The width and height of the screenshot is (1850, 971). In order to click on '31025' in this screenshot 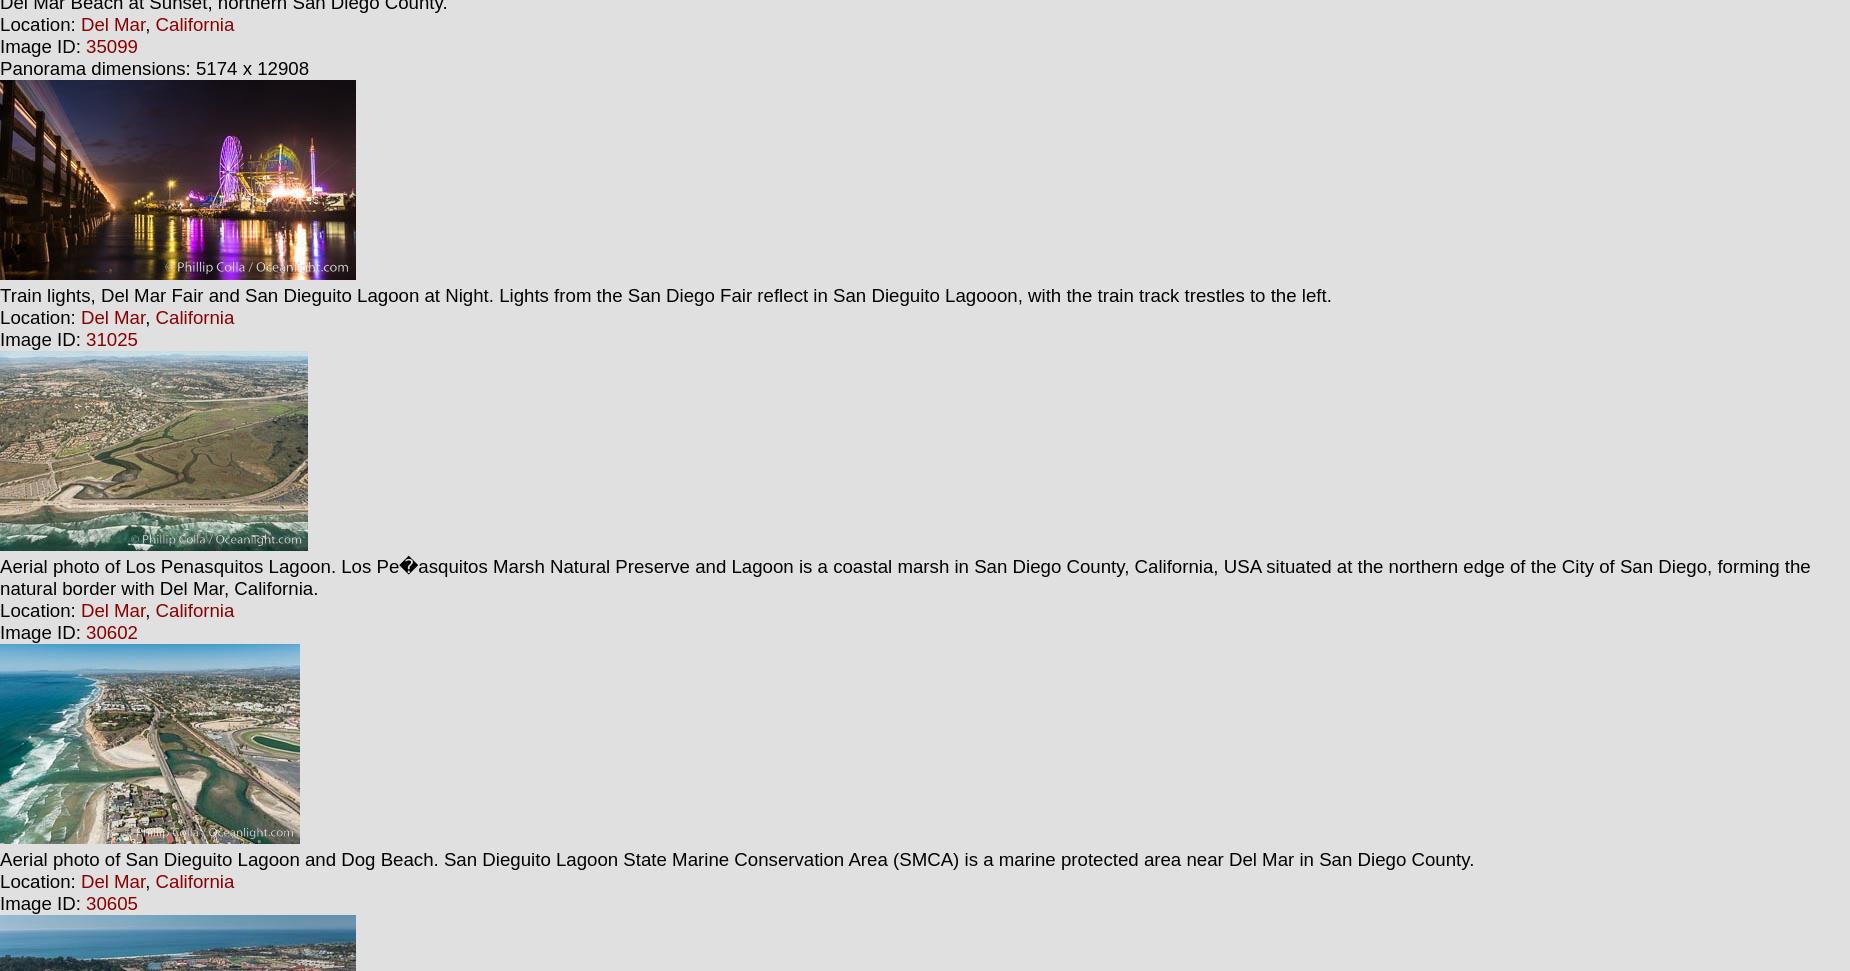, I will do `click(110, 339)`.